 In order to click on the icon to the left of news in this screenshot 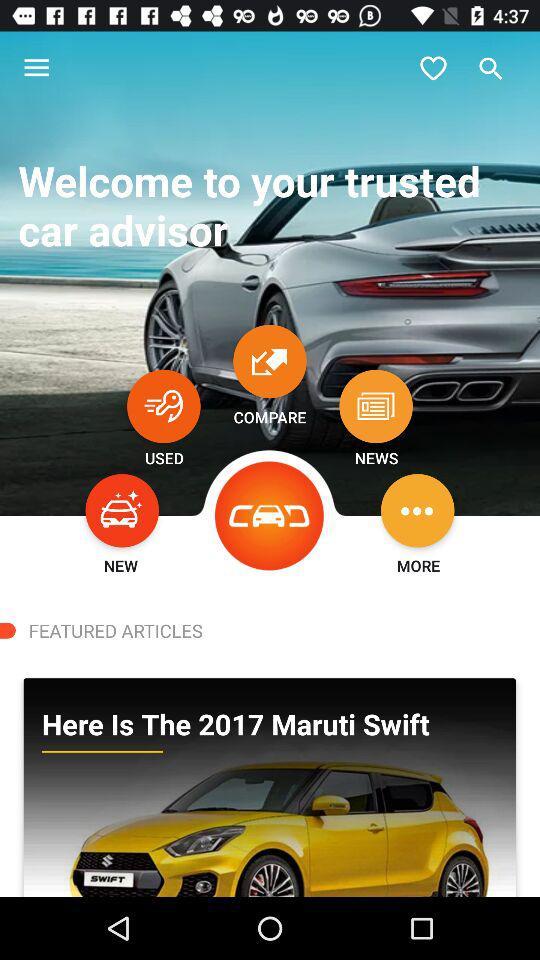, I will do `click(270, 515)`.